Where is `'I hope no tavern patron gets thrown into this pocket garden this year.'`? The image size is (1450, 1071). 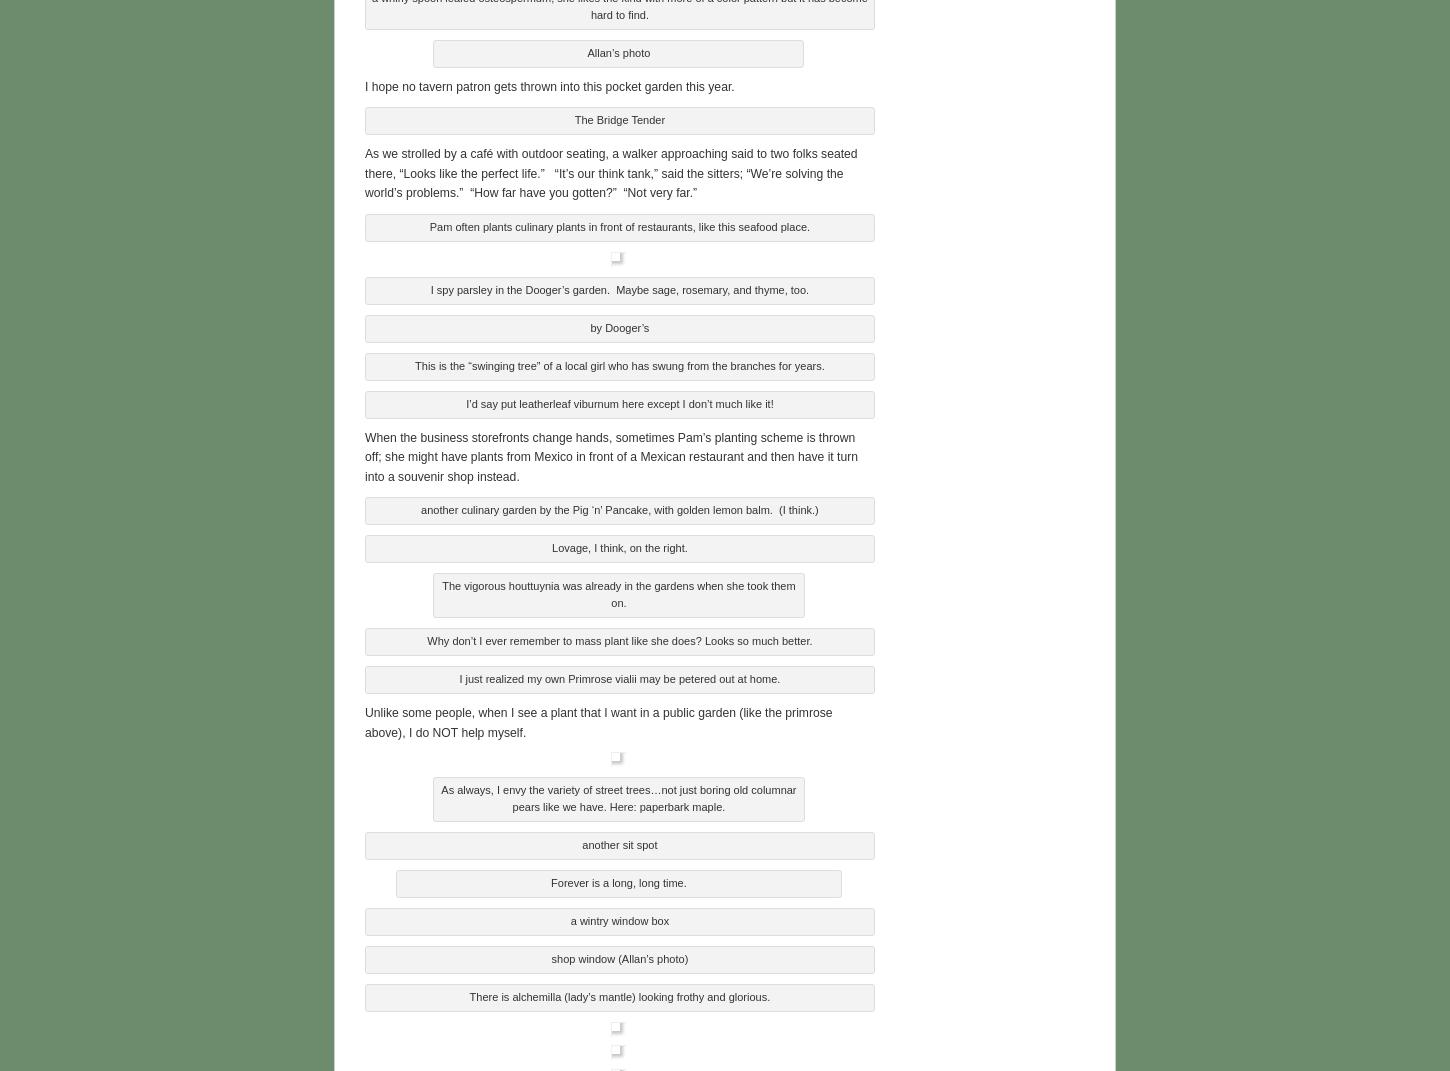 'I hope no tavern patron gets thrown into this pocket garden this year.' is located at coordinates (549, 83).